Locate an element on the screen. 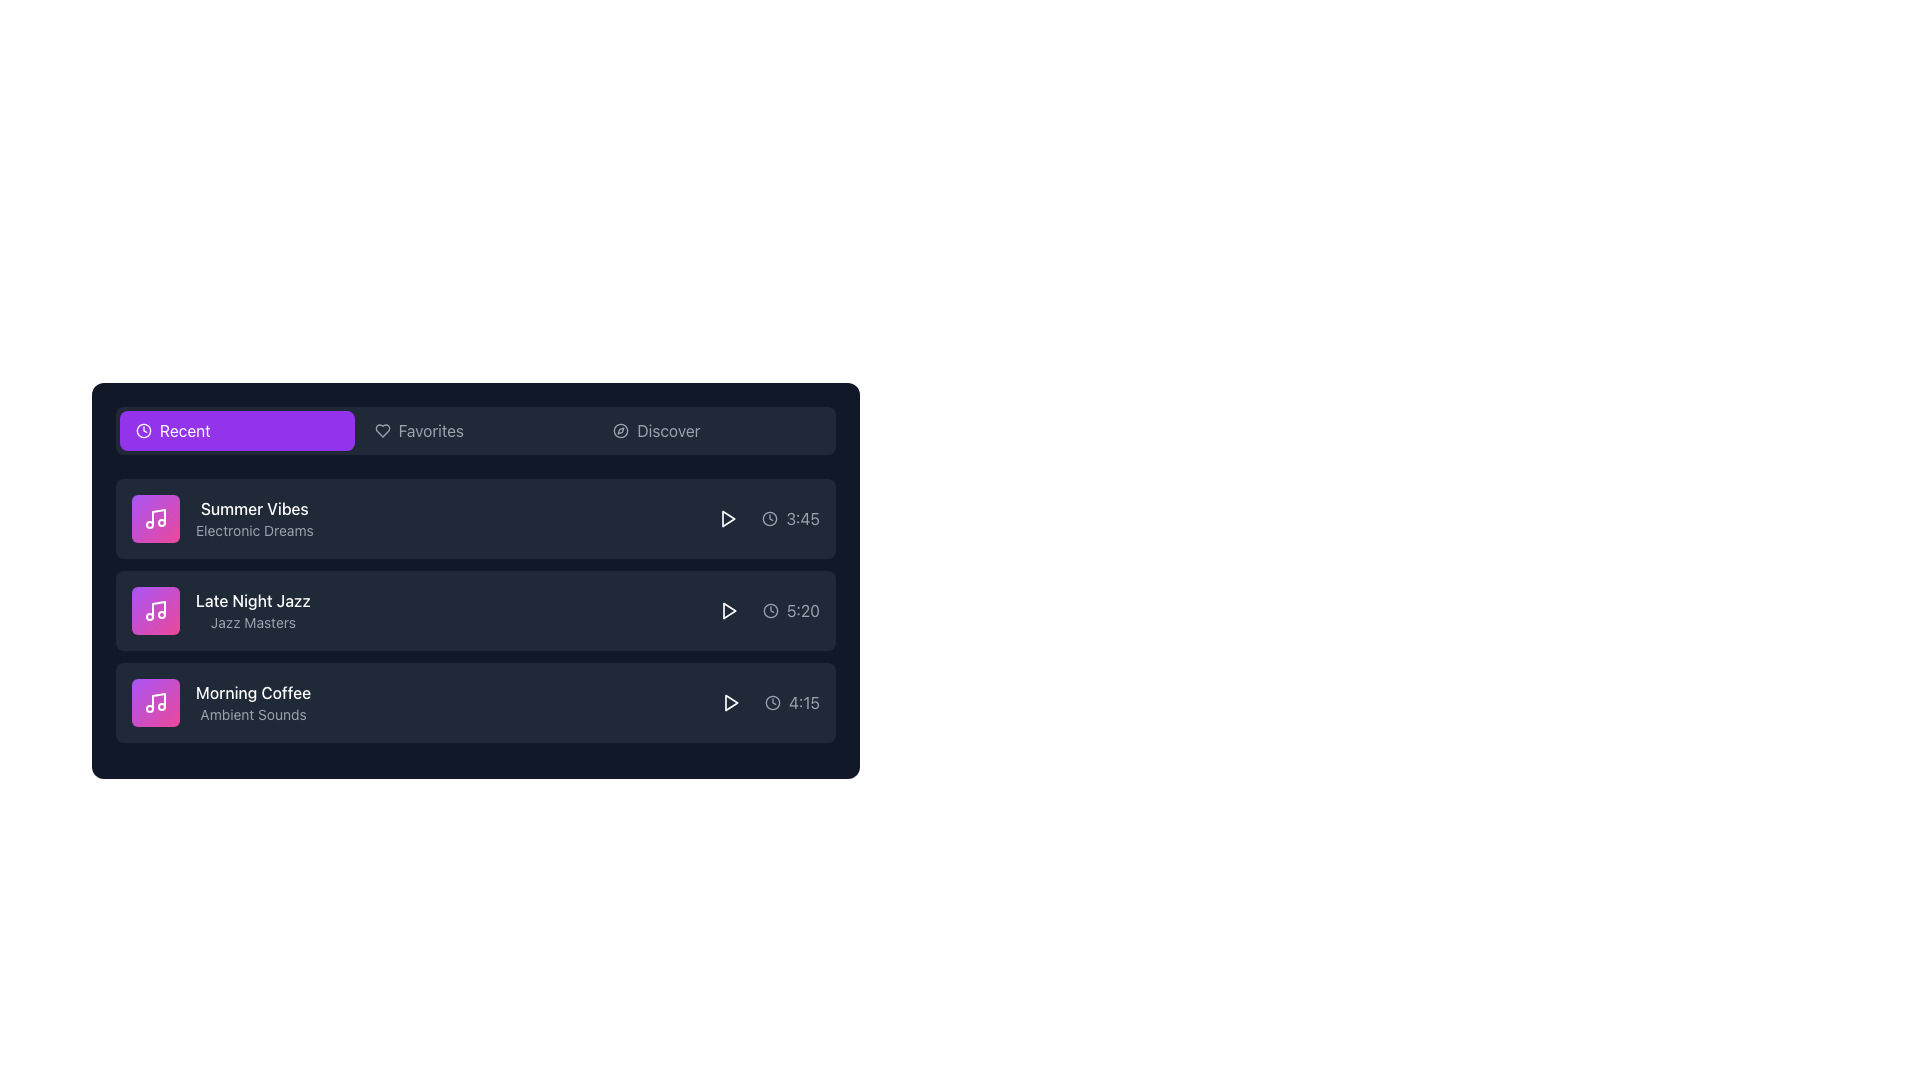 Image resolution: width=1920 pixels, height=1080 pixels. the music track icon located to the left of the text label 'Late Night Jazz' to interact with it is located at coordinates (155, 609).